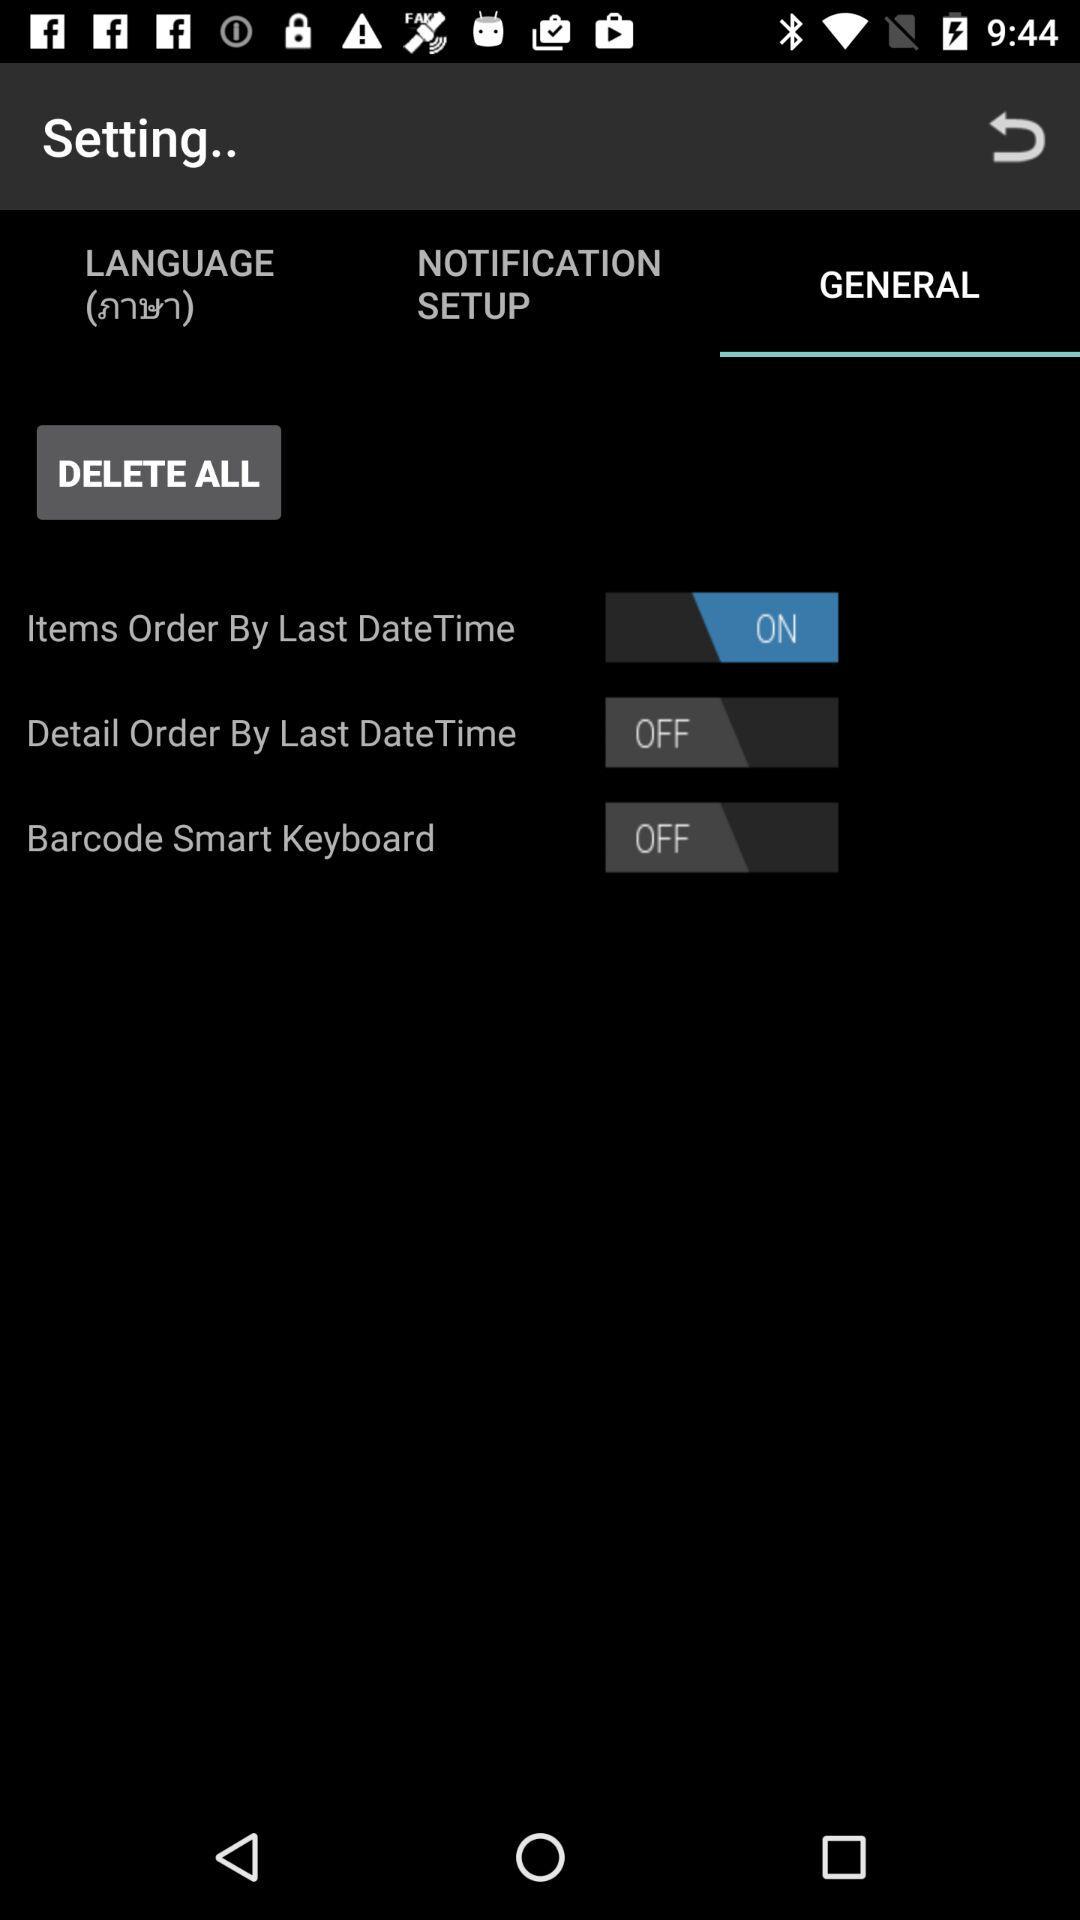 This screenshot has width=1080, height=1920. I want to click on icon above items order by, so click(157, 471).